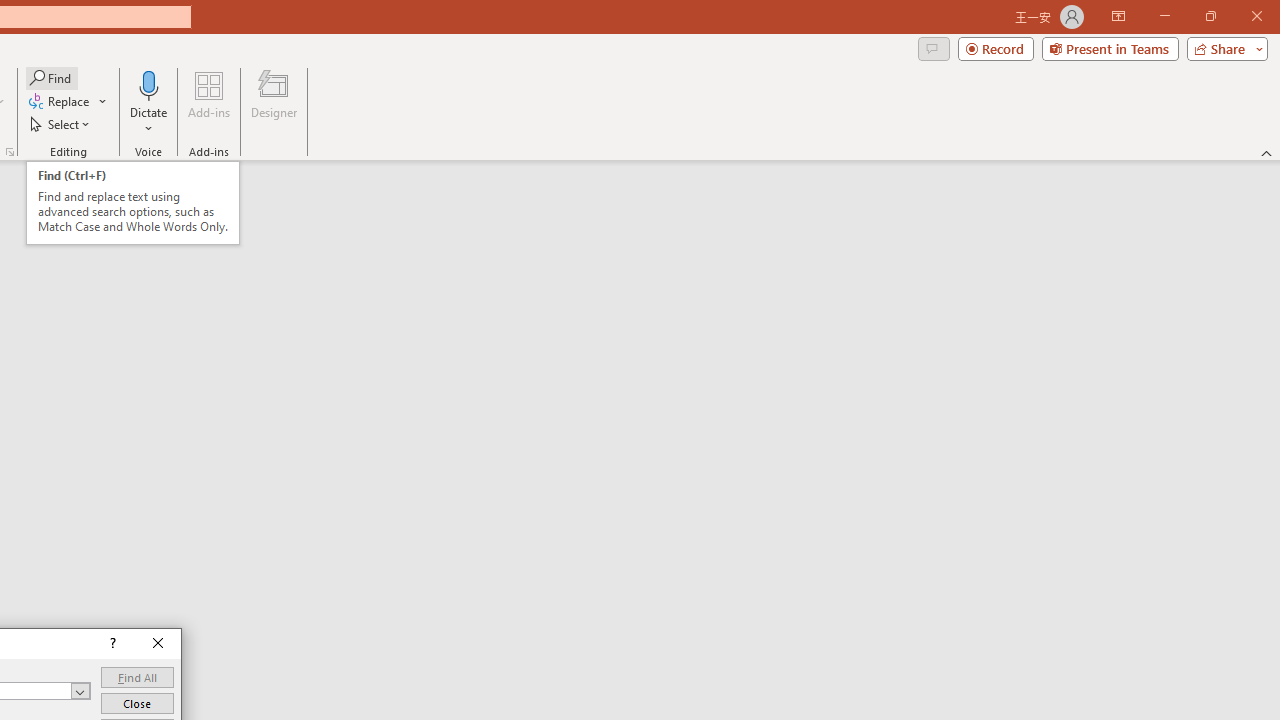  What do you see at coordinates (110, 644) in the screenshot?
I see `'Context help'` at bounding box center [110, 644].